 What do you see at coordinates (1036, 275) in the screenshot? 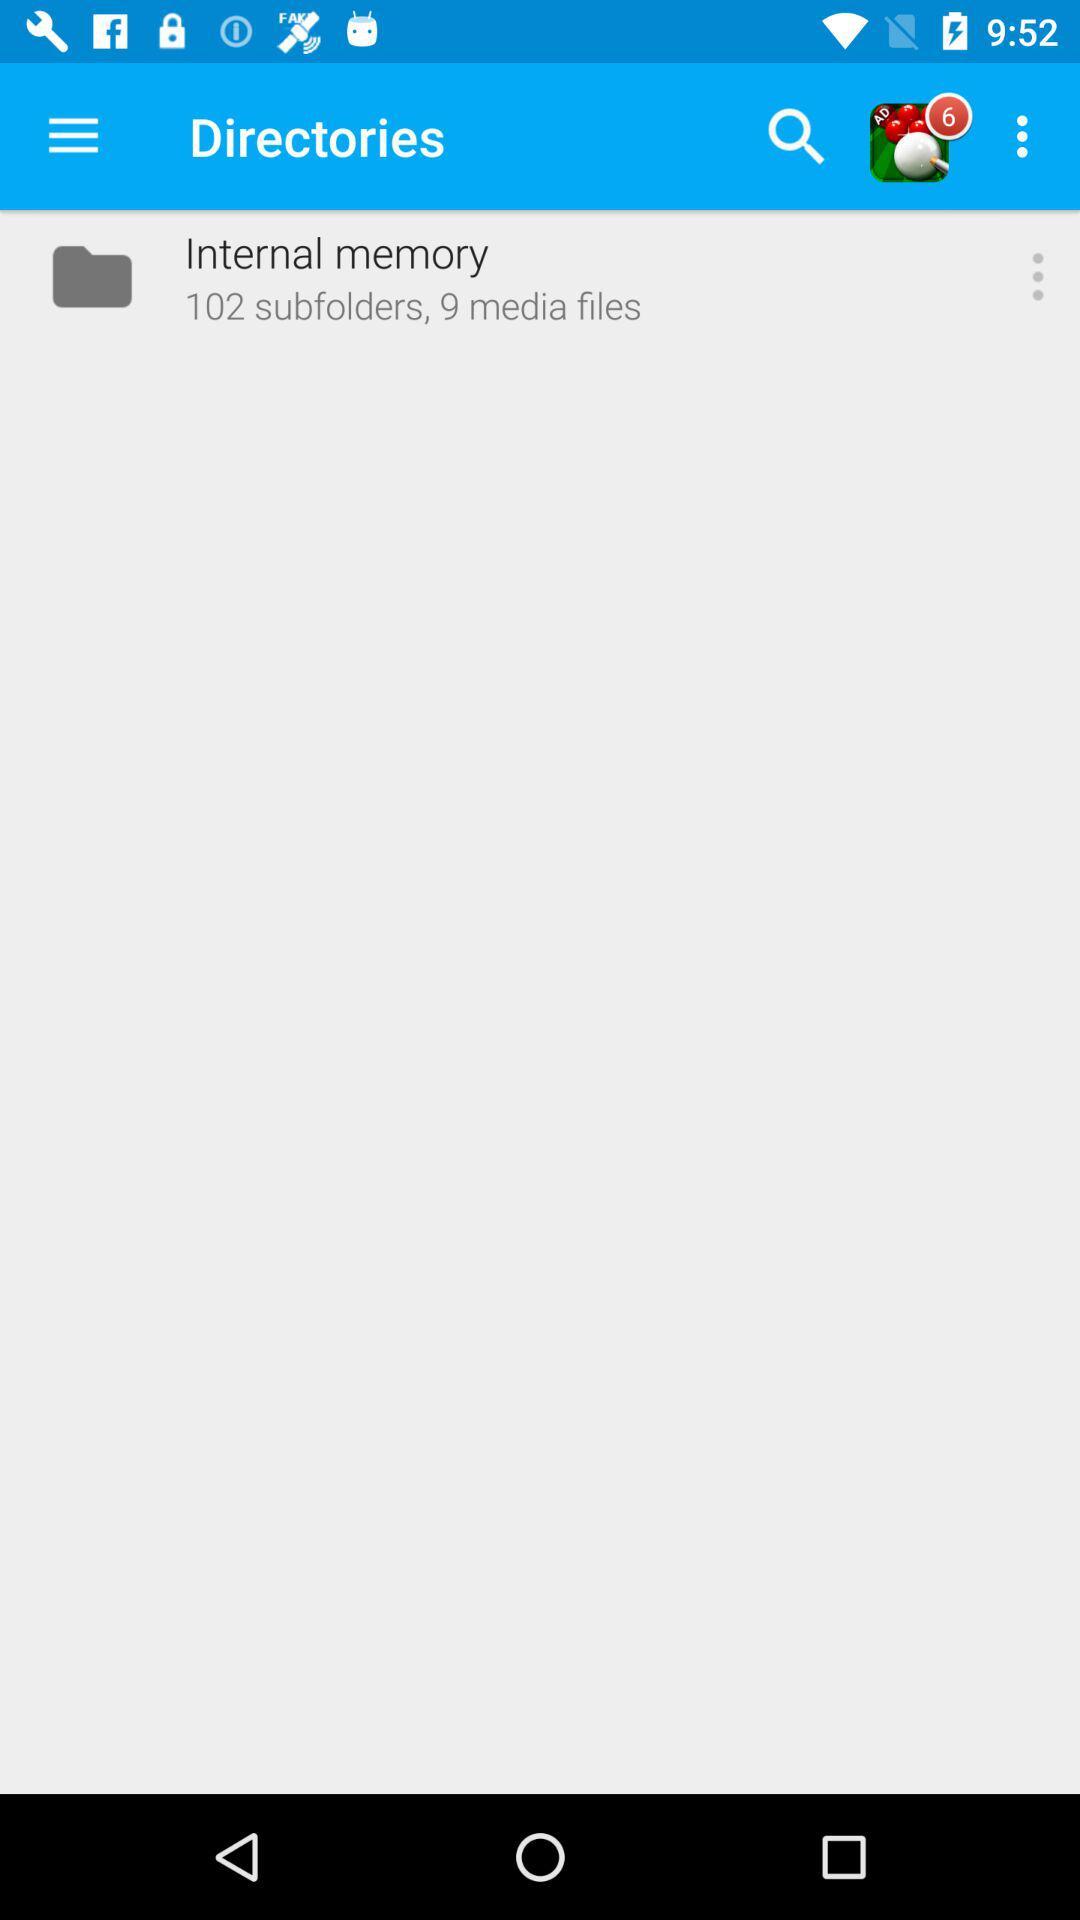
I see `the item to the right of 102 subfolders 9 item` at bounding box center [1036, 275].